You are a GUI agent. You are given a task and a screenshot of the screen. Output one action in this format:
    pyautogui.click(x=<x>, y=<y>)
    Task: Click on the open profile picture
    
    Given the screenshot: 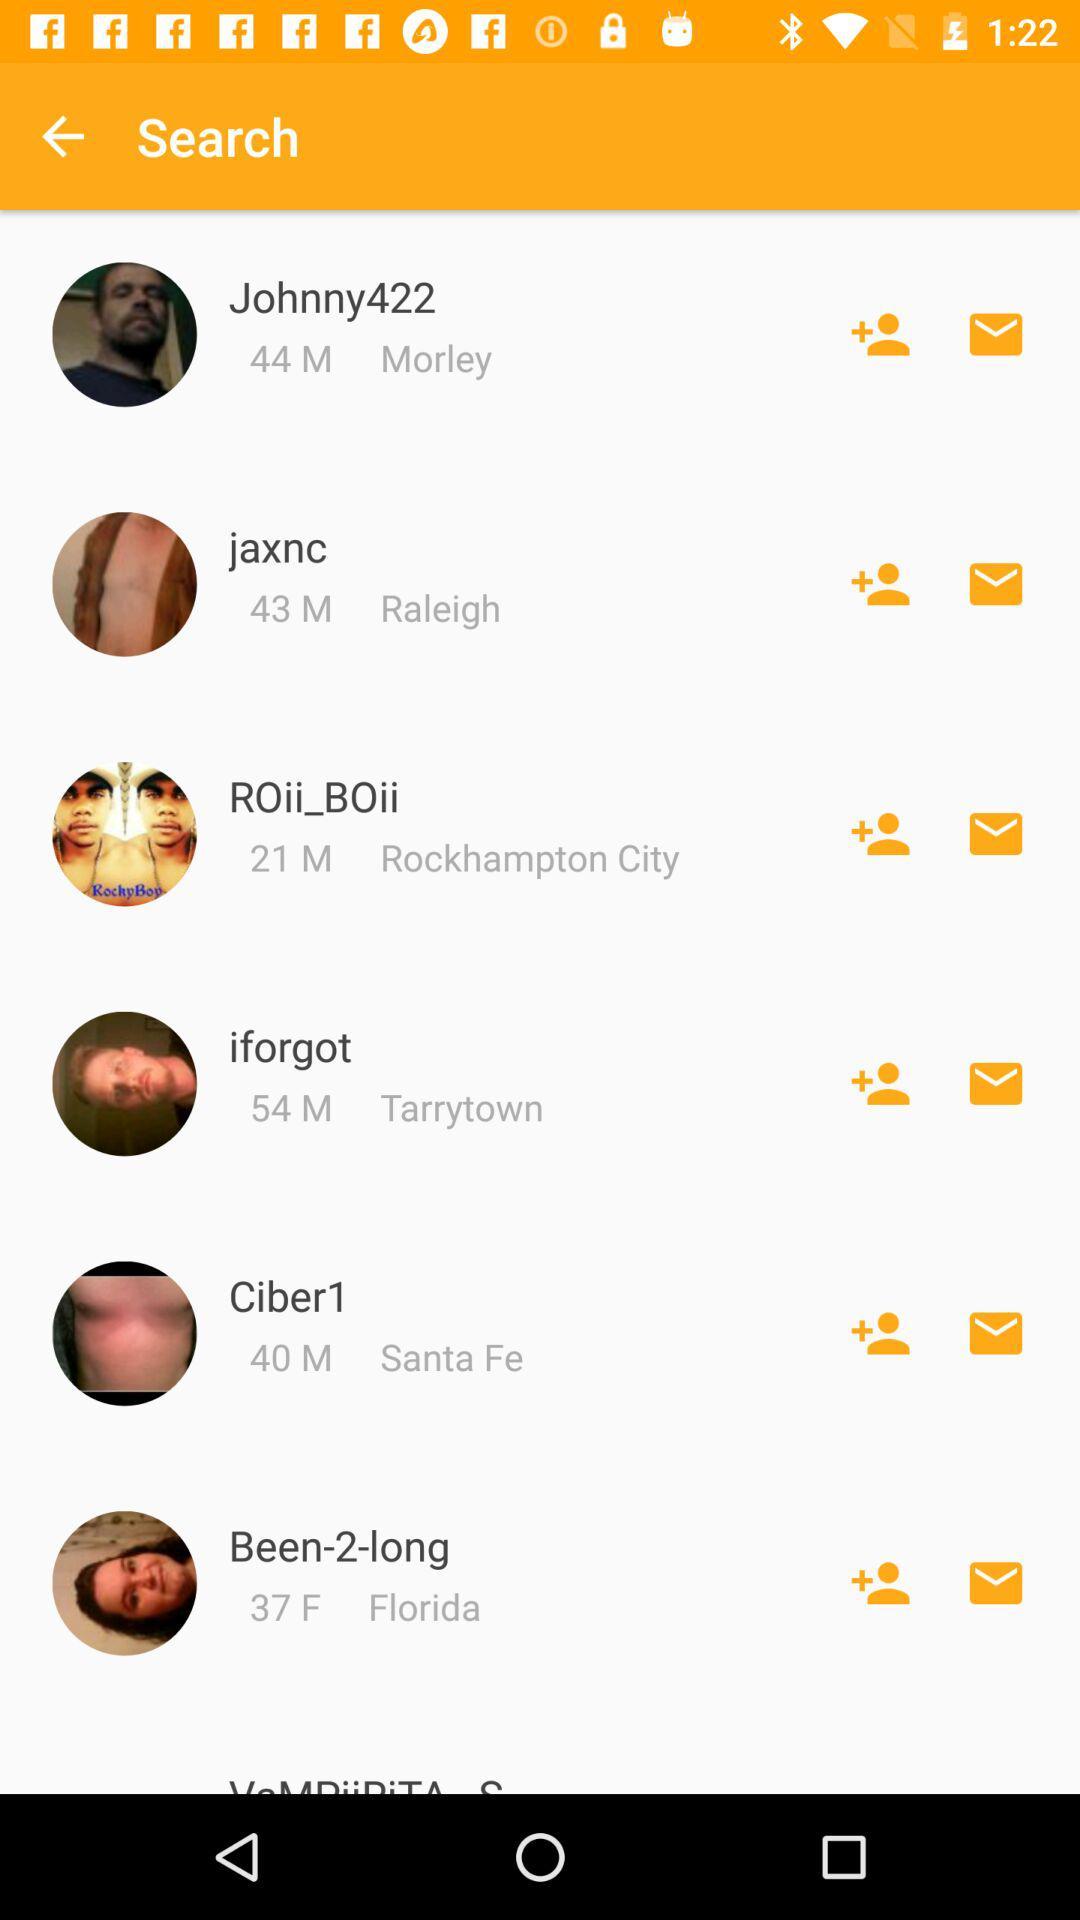 What is the action you would take?
    pyautogui.click(x=124, y=334)
    